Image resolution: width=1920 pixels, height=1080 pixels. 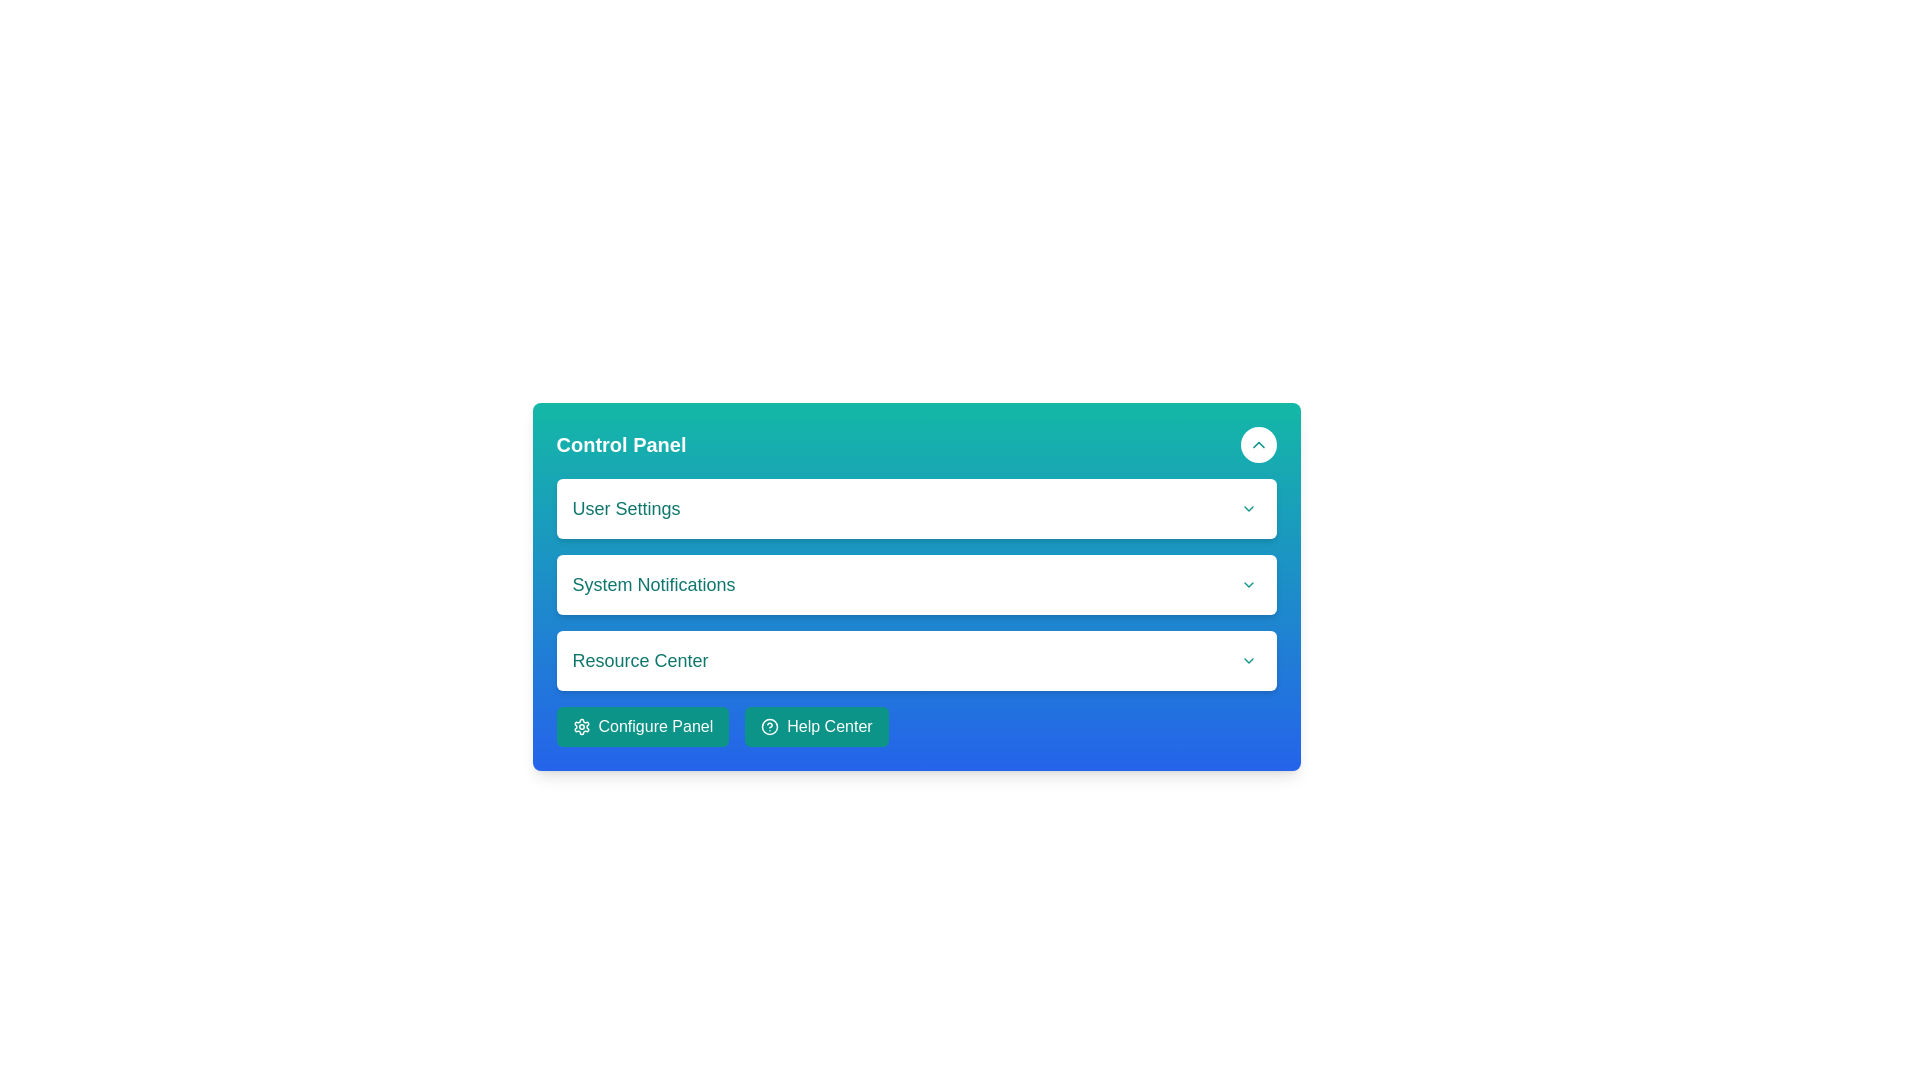 I want to click on the 'System Notifications' dropdown menu, so click(x=915, y=585).